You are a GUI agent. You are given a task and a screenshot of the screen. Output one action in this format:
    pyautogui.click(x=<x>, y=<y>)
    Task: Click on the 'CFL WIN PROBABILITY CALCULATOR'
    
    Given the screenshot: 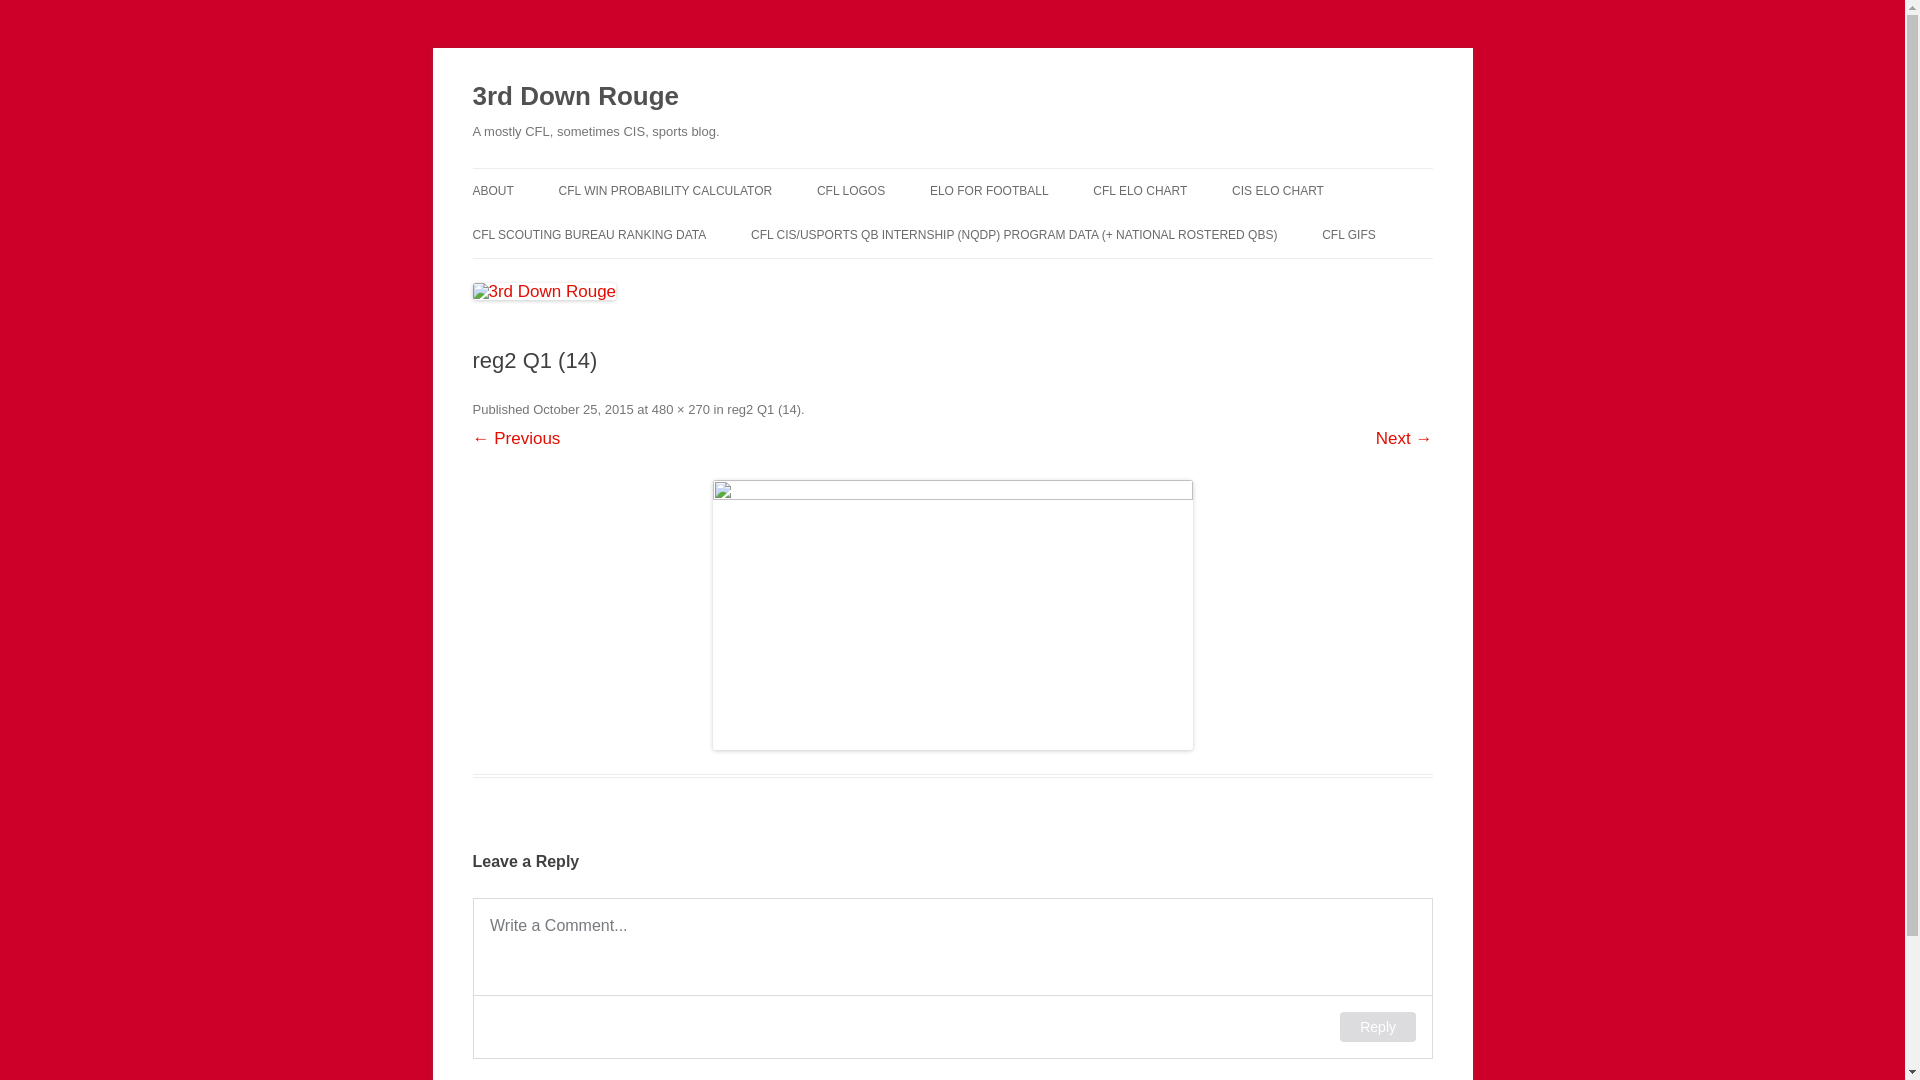 What is the action you would take?
    pyautogui.click(x=666, y=191)
    